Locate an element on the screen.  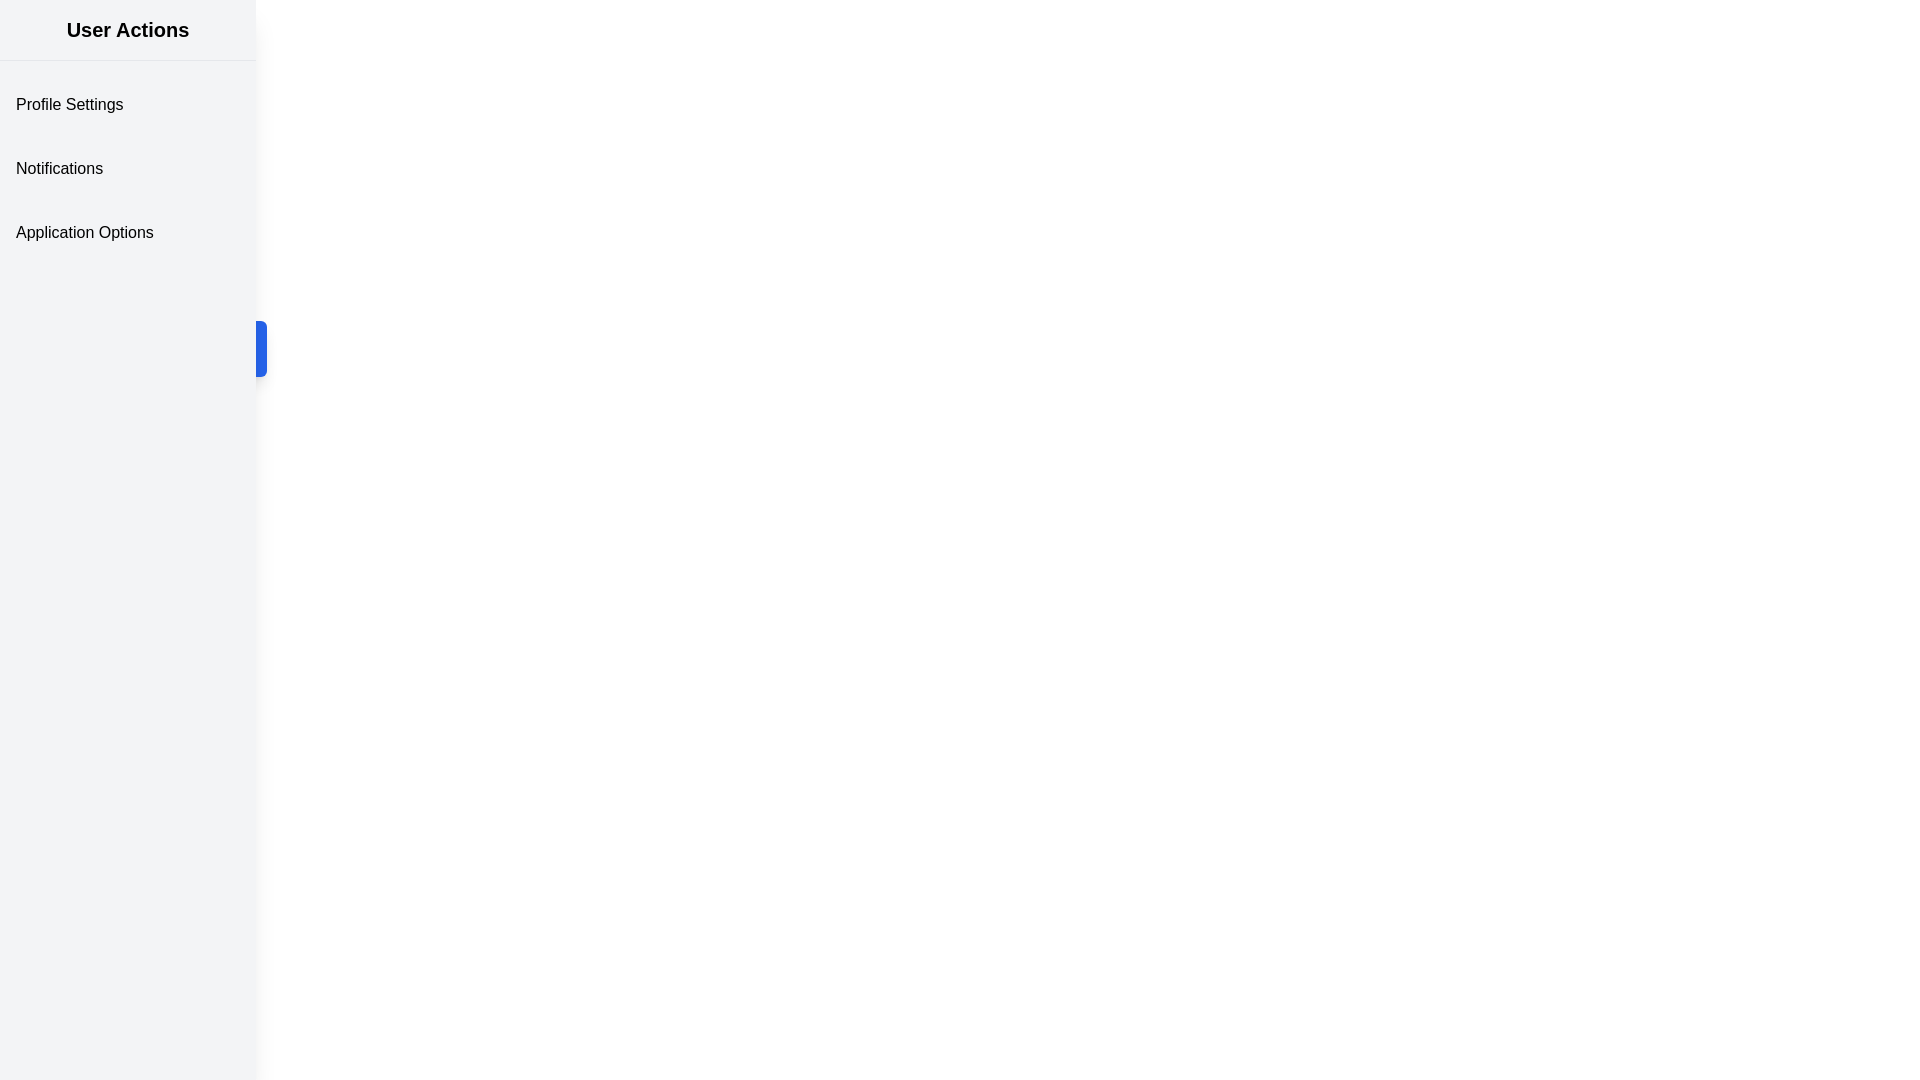
the menu item Notifications to interact with it is located at coordinates (127, 168).